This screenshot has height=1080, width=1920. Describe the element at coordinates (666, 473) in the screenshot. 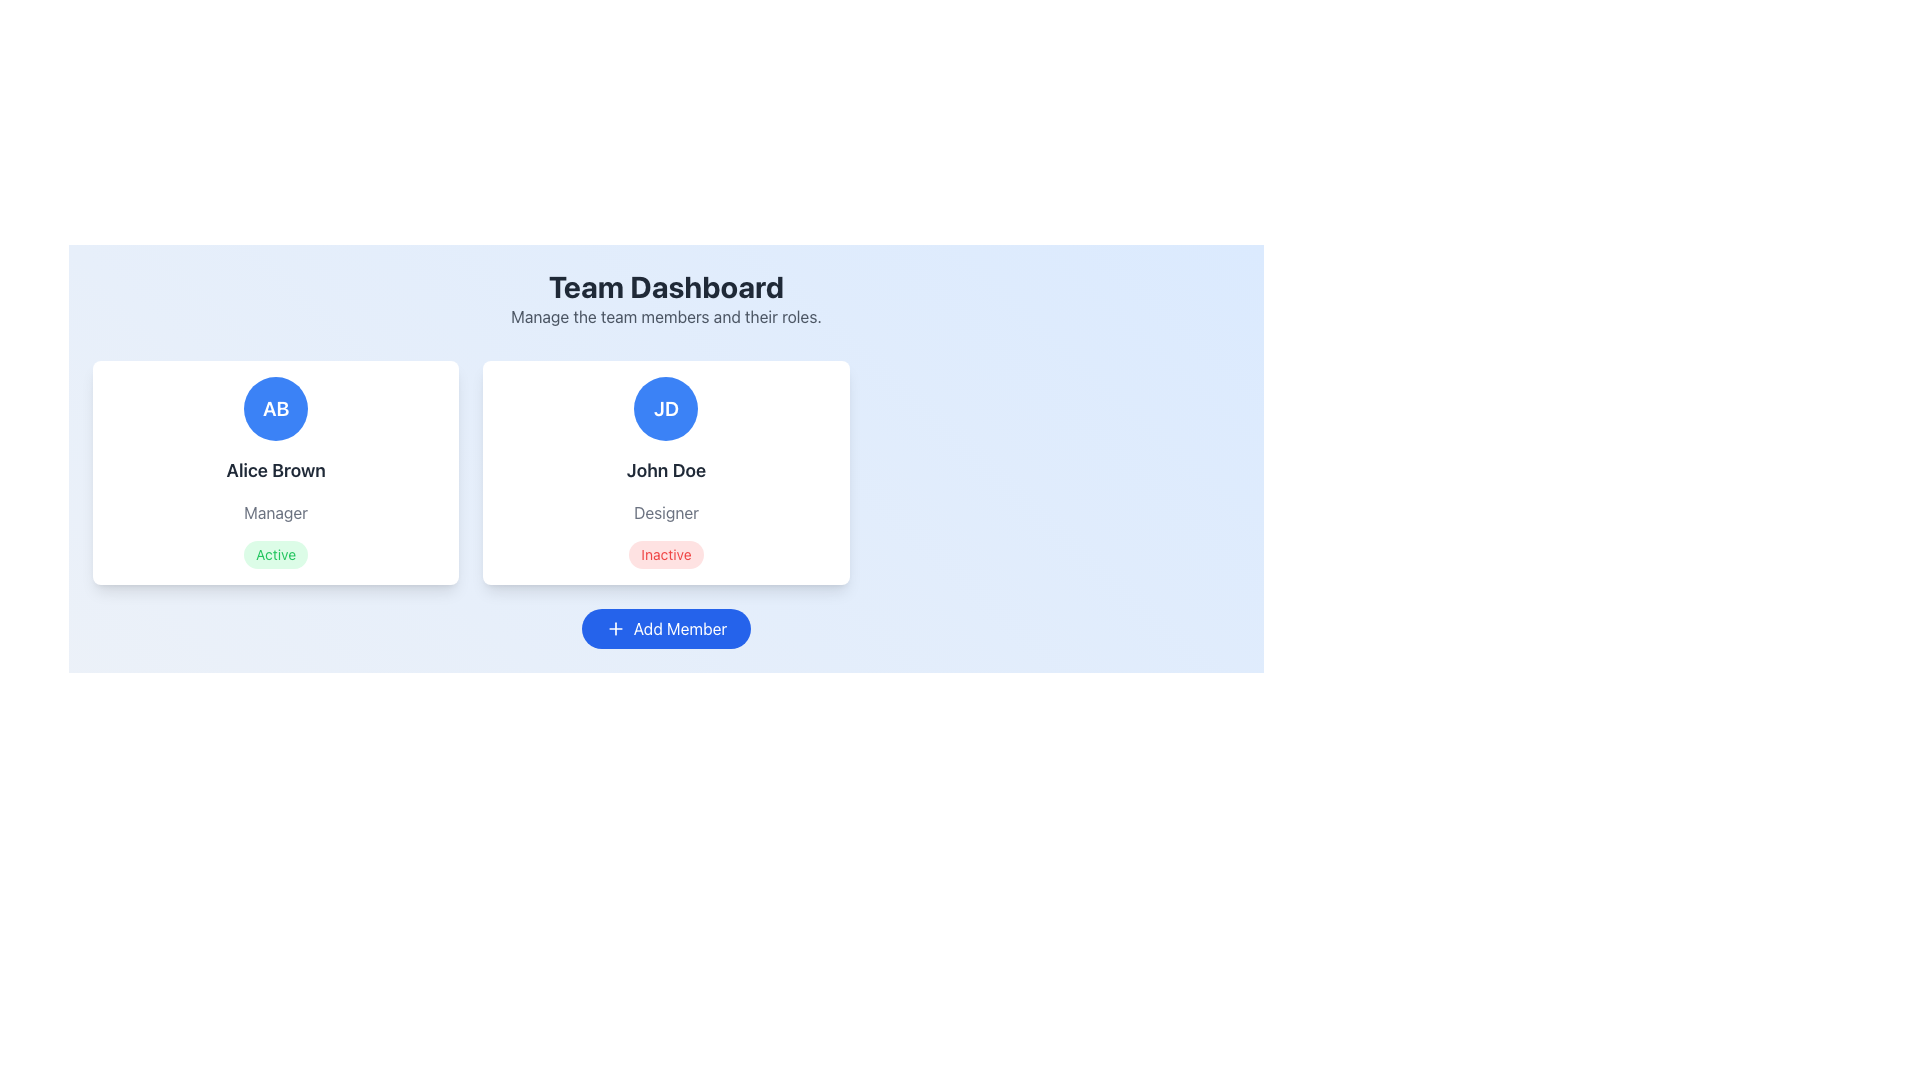

I see `the card component displaying 'John Doe' with the badge 'Inactive' at the bottom, which is the second card in the grid layout under 'Team Dashboard'` at that location.